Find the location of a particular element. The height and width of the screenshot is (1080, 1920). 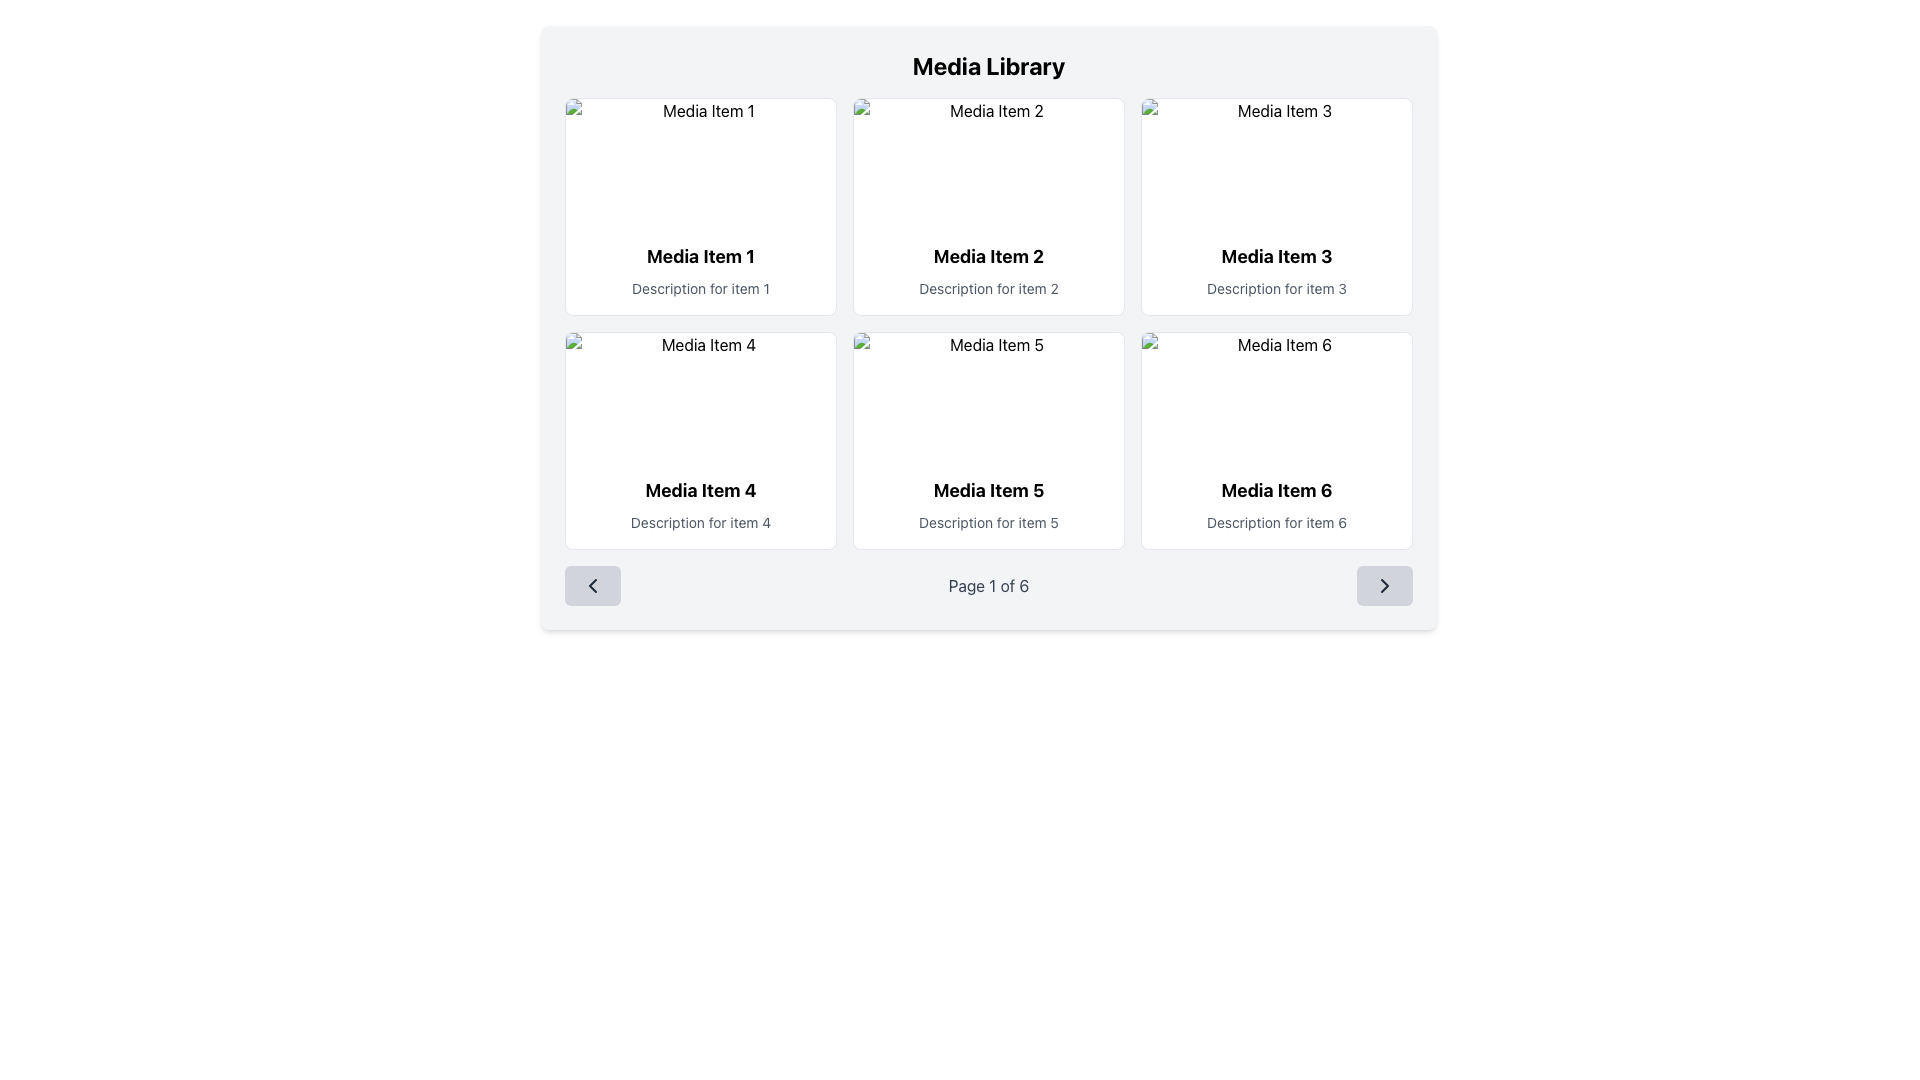

the thumbnail image representing 'Media Item 3' located at the top of its media card in the grid layout is located at coordinates (1275, 161).